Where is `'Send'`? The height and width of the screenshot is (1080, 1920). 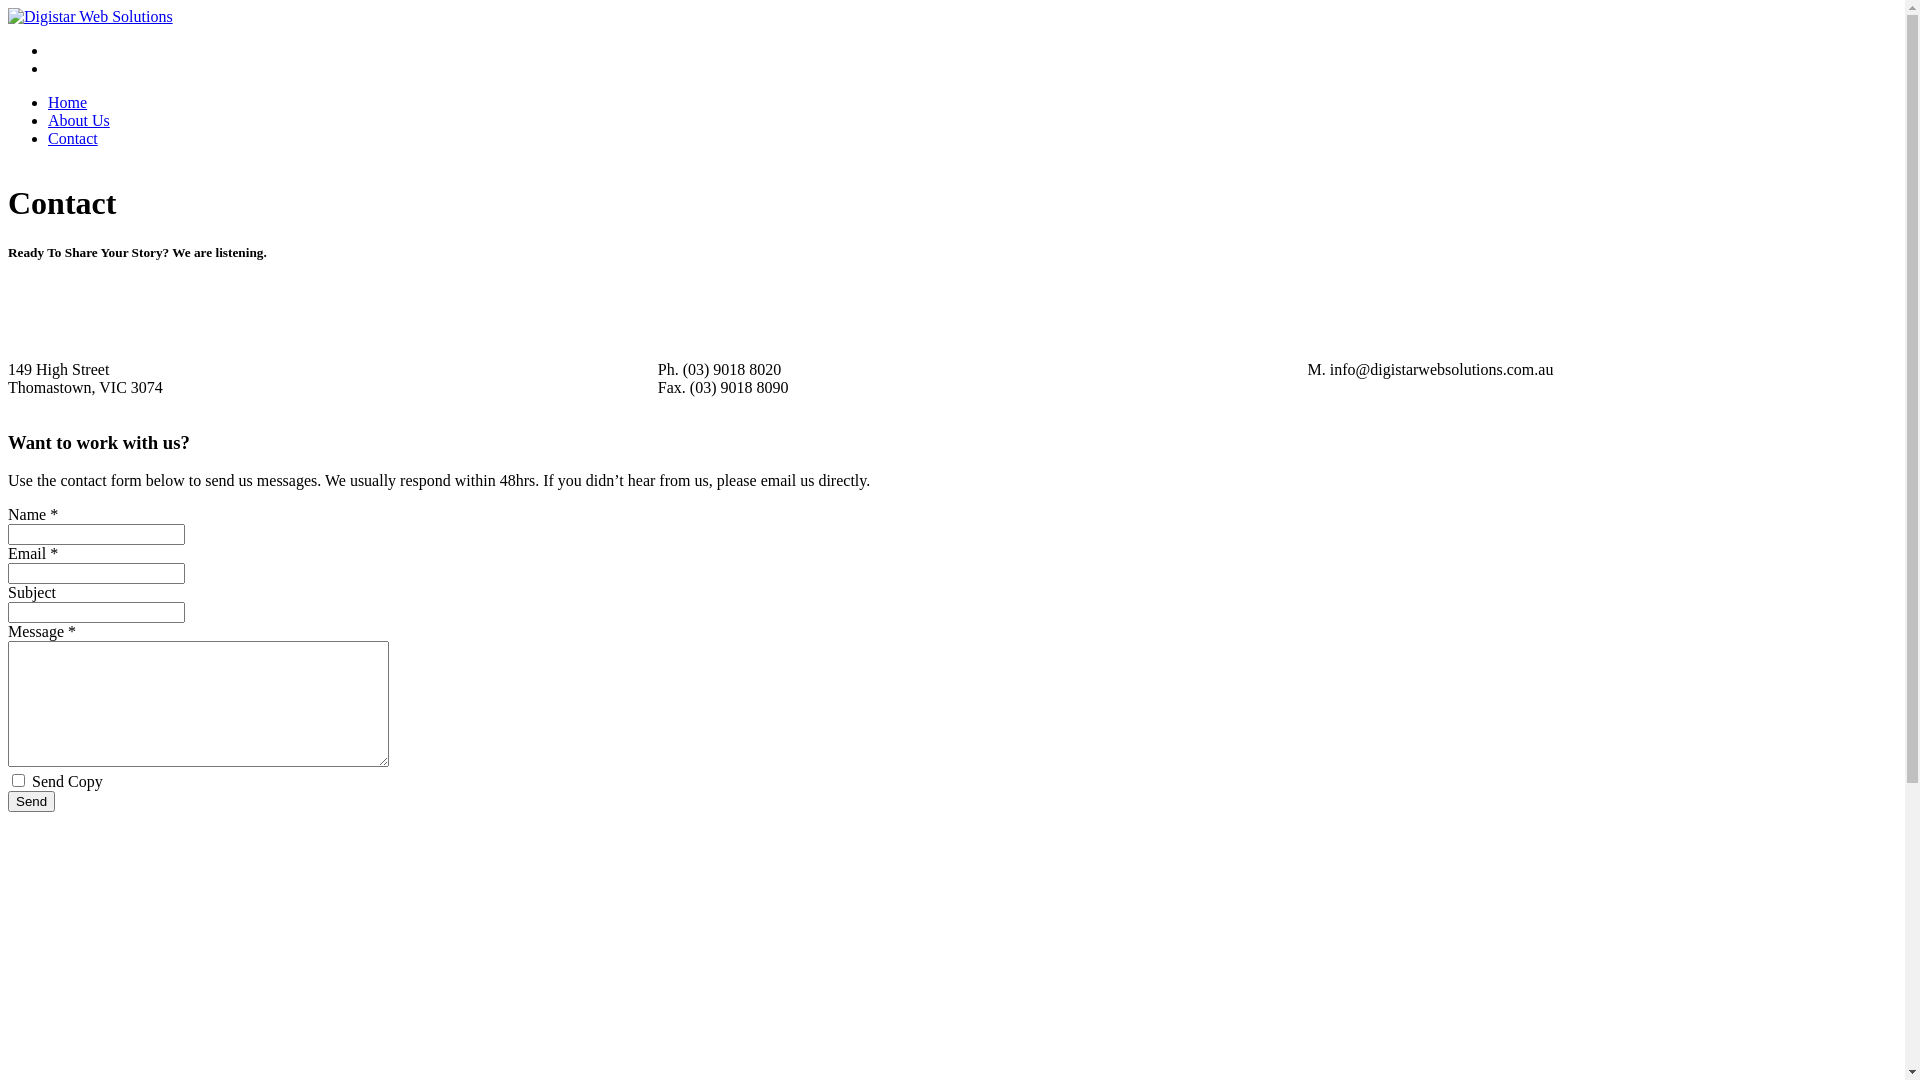 'Send' is located at coordinates (31, 800).